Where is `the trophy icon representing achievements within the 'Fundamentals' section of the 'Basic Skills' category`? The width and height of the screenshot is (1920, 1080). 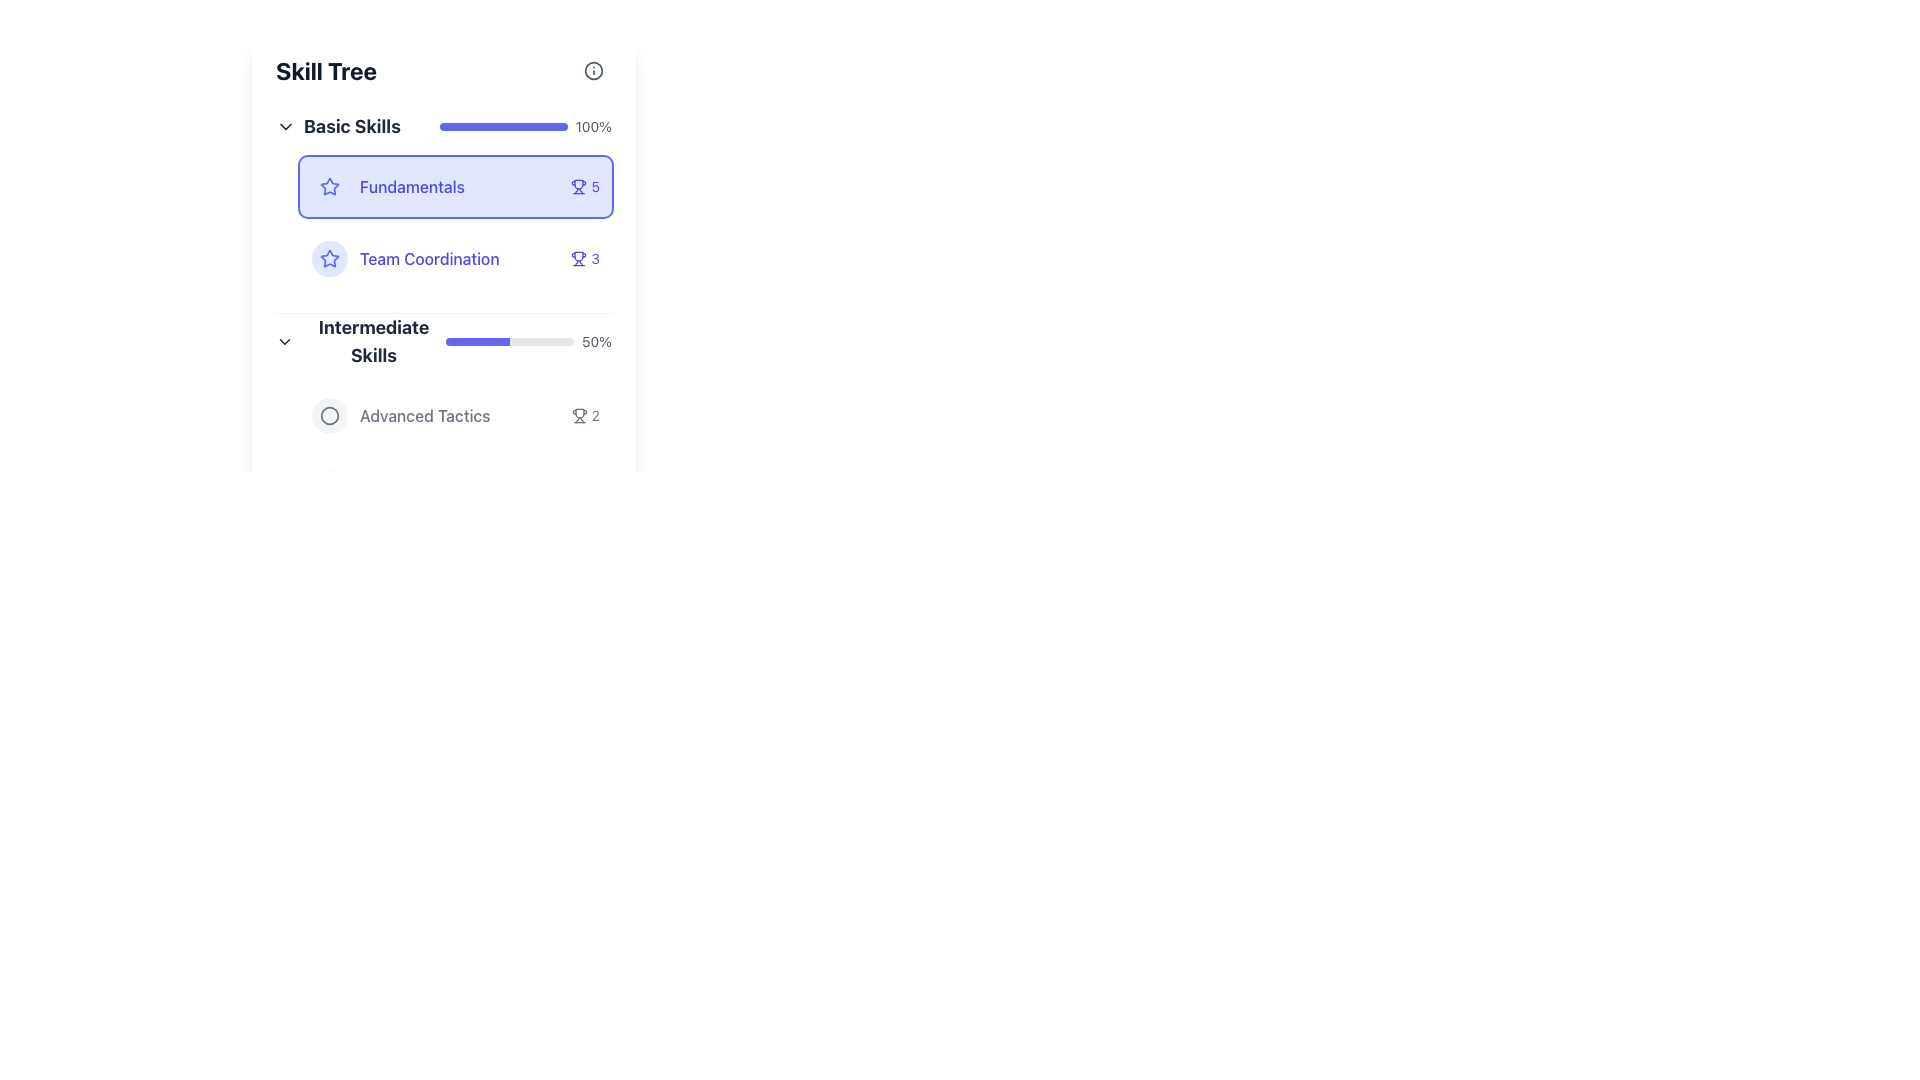 the trophy icon representing achievements within the 'Fundamentals' section of the 'Basic Skills' category is located at coordinates (578, 184).